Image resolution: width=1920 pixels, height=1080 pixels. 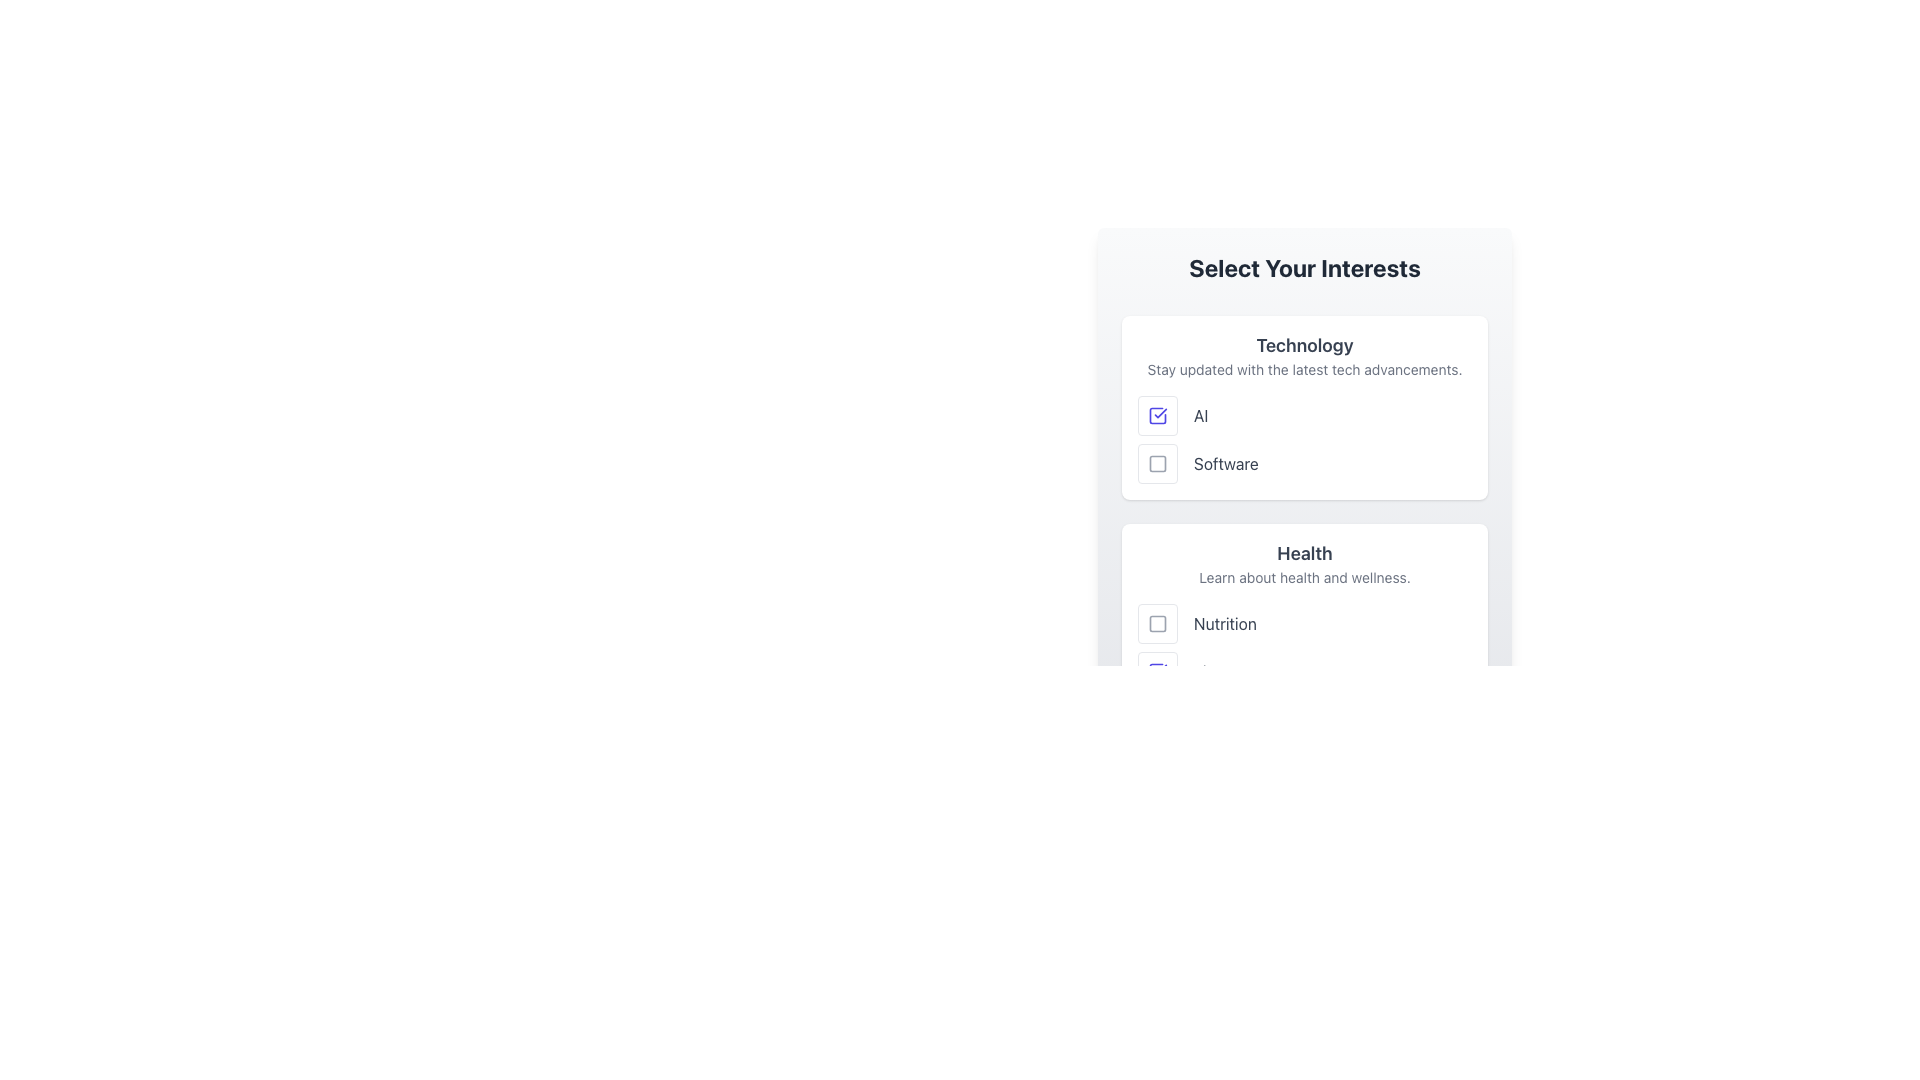 I want to click on the text label describing the 'Nutrition' interest checkbox located in the 'Select Your Interests' panel under the 'Health' section, so click(x=1224, y=623).